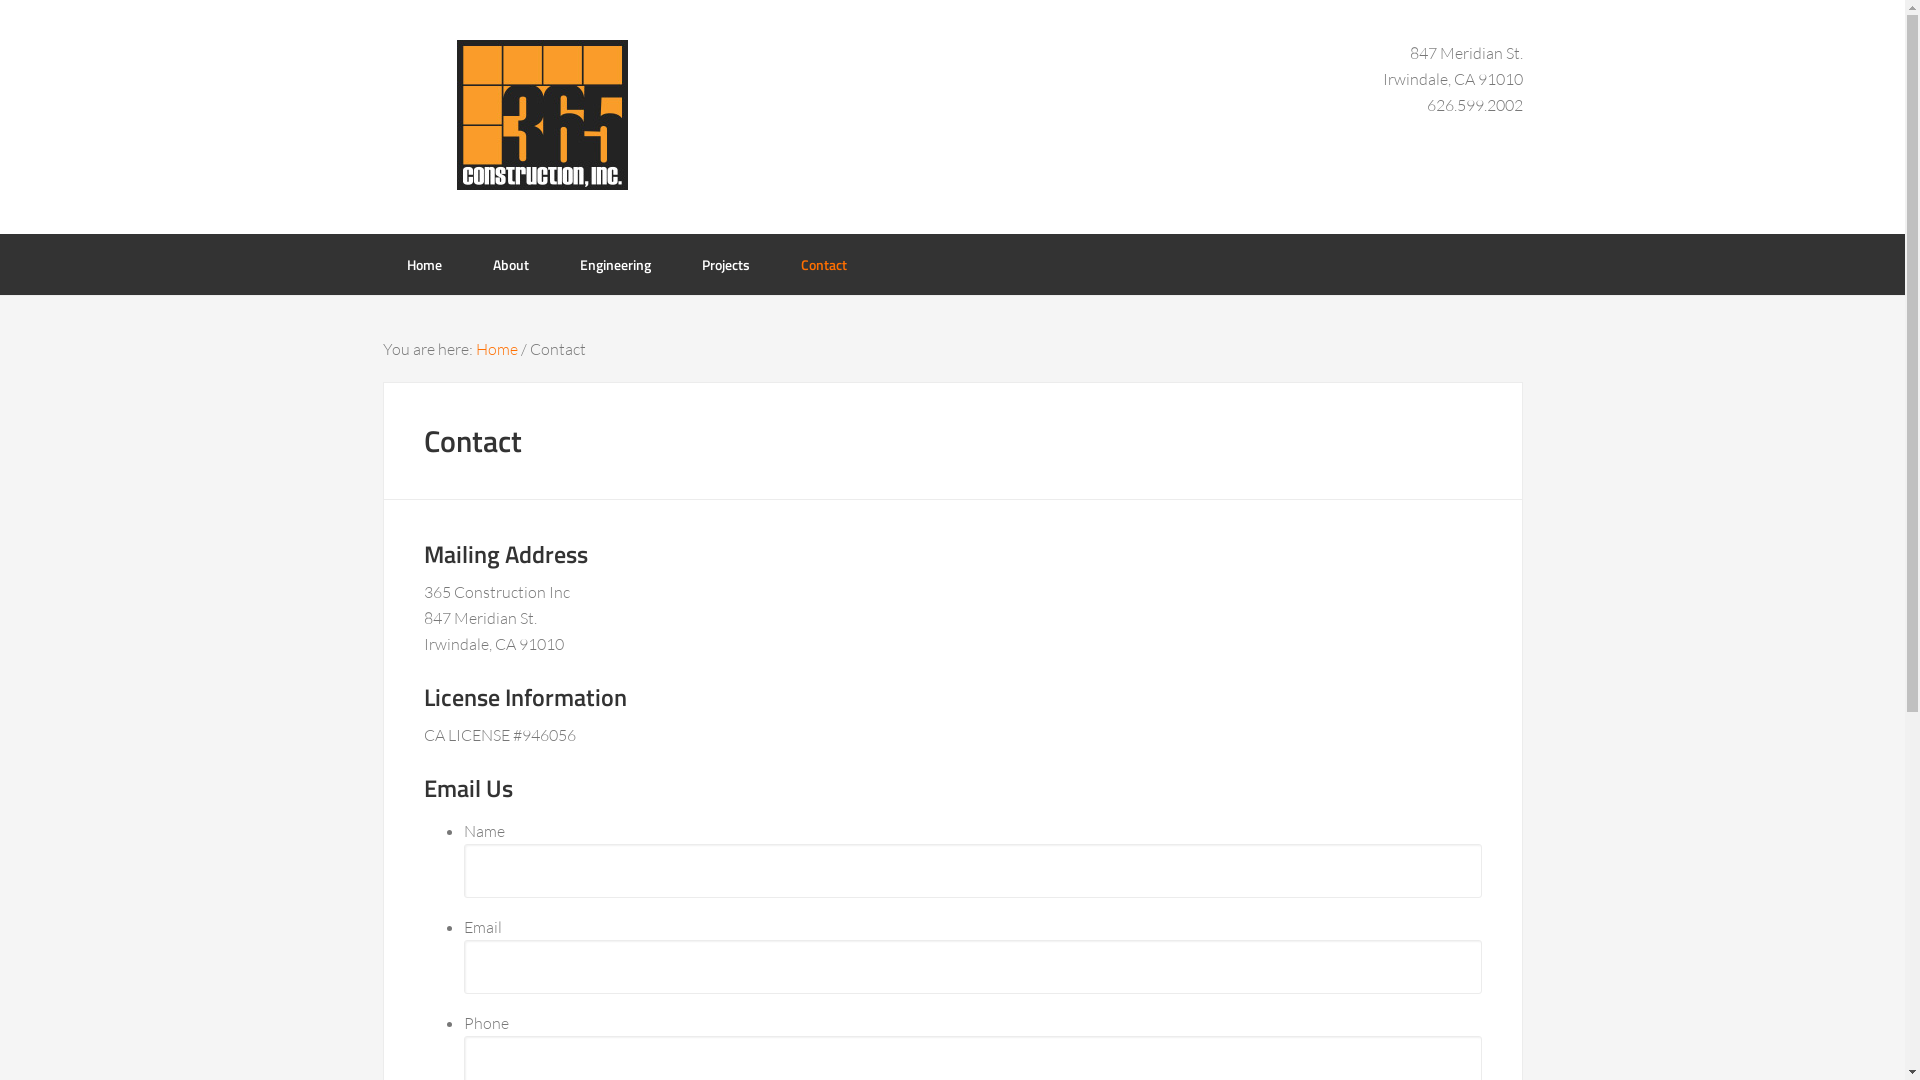  I want to click on 'Contact', so click(775, 263).